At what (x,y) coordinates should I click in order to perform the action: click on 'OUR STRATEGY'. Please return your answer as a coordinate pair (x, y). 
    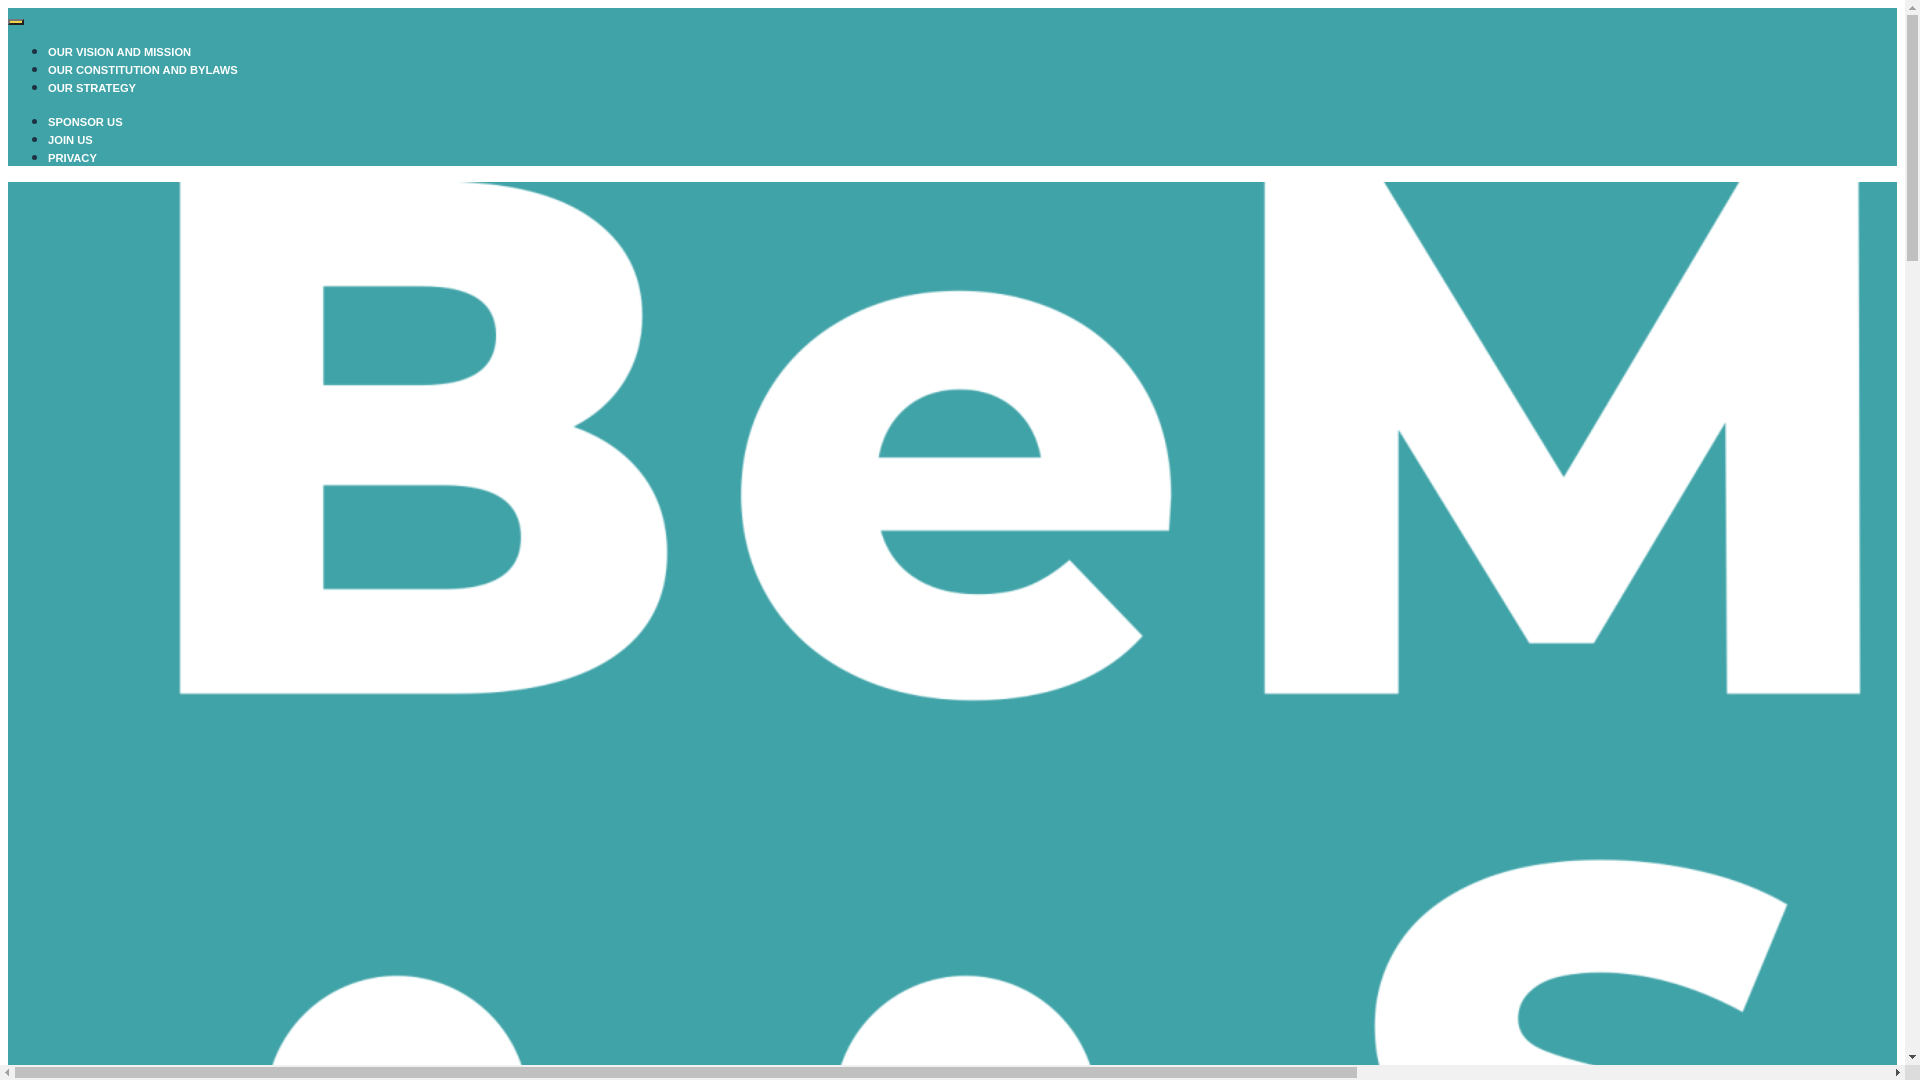
    Looking at the image, I should click on (90, 87).